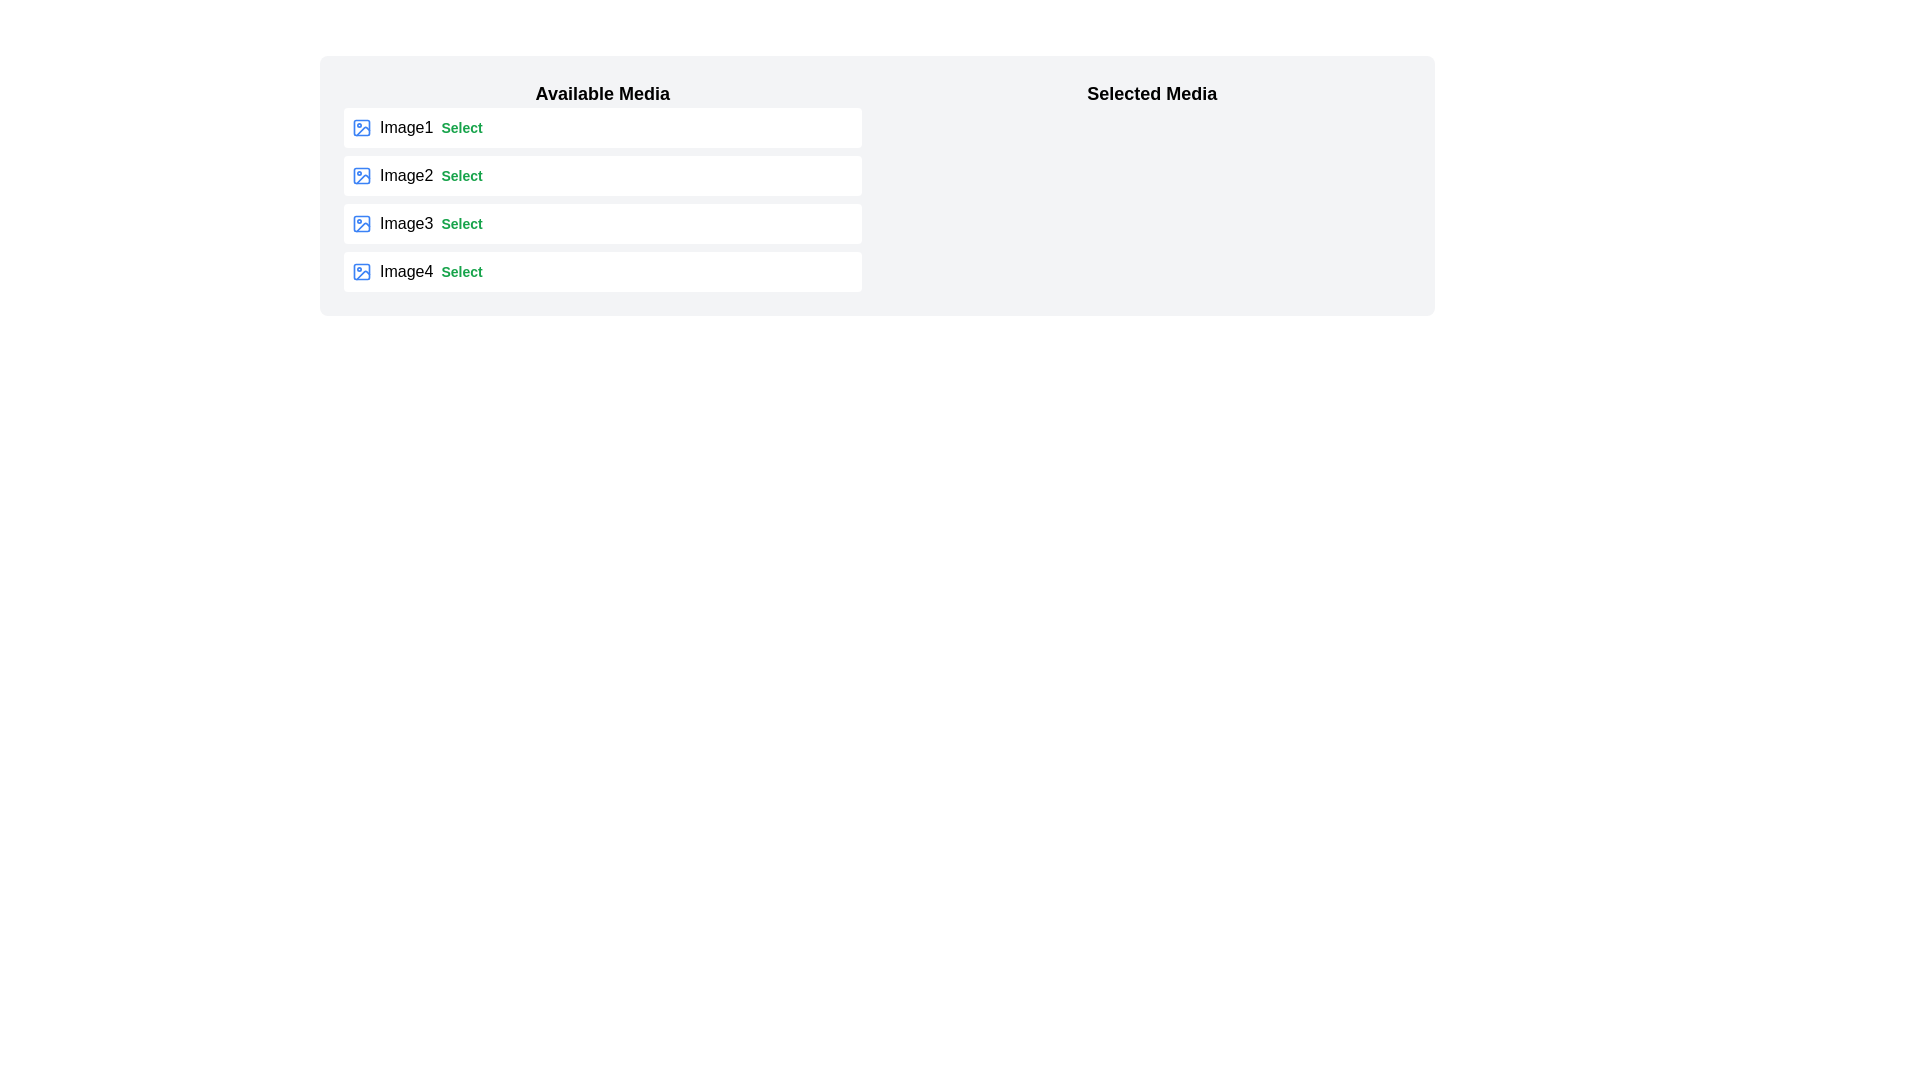  I want to click on the second entry in the vertically arranged list of images under the 'Available Media' section, so click(601, 200).